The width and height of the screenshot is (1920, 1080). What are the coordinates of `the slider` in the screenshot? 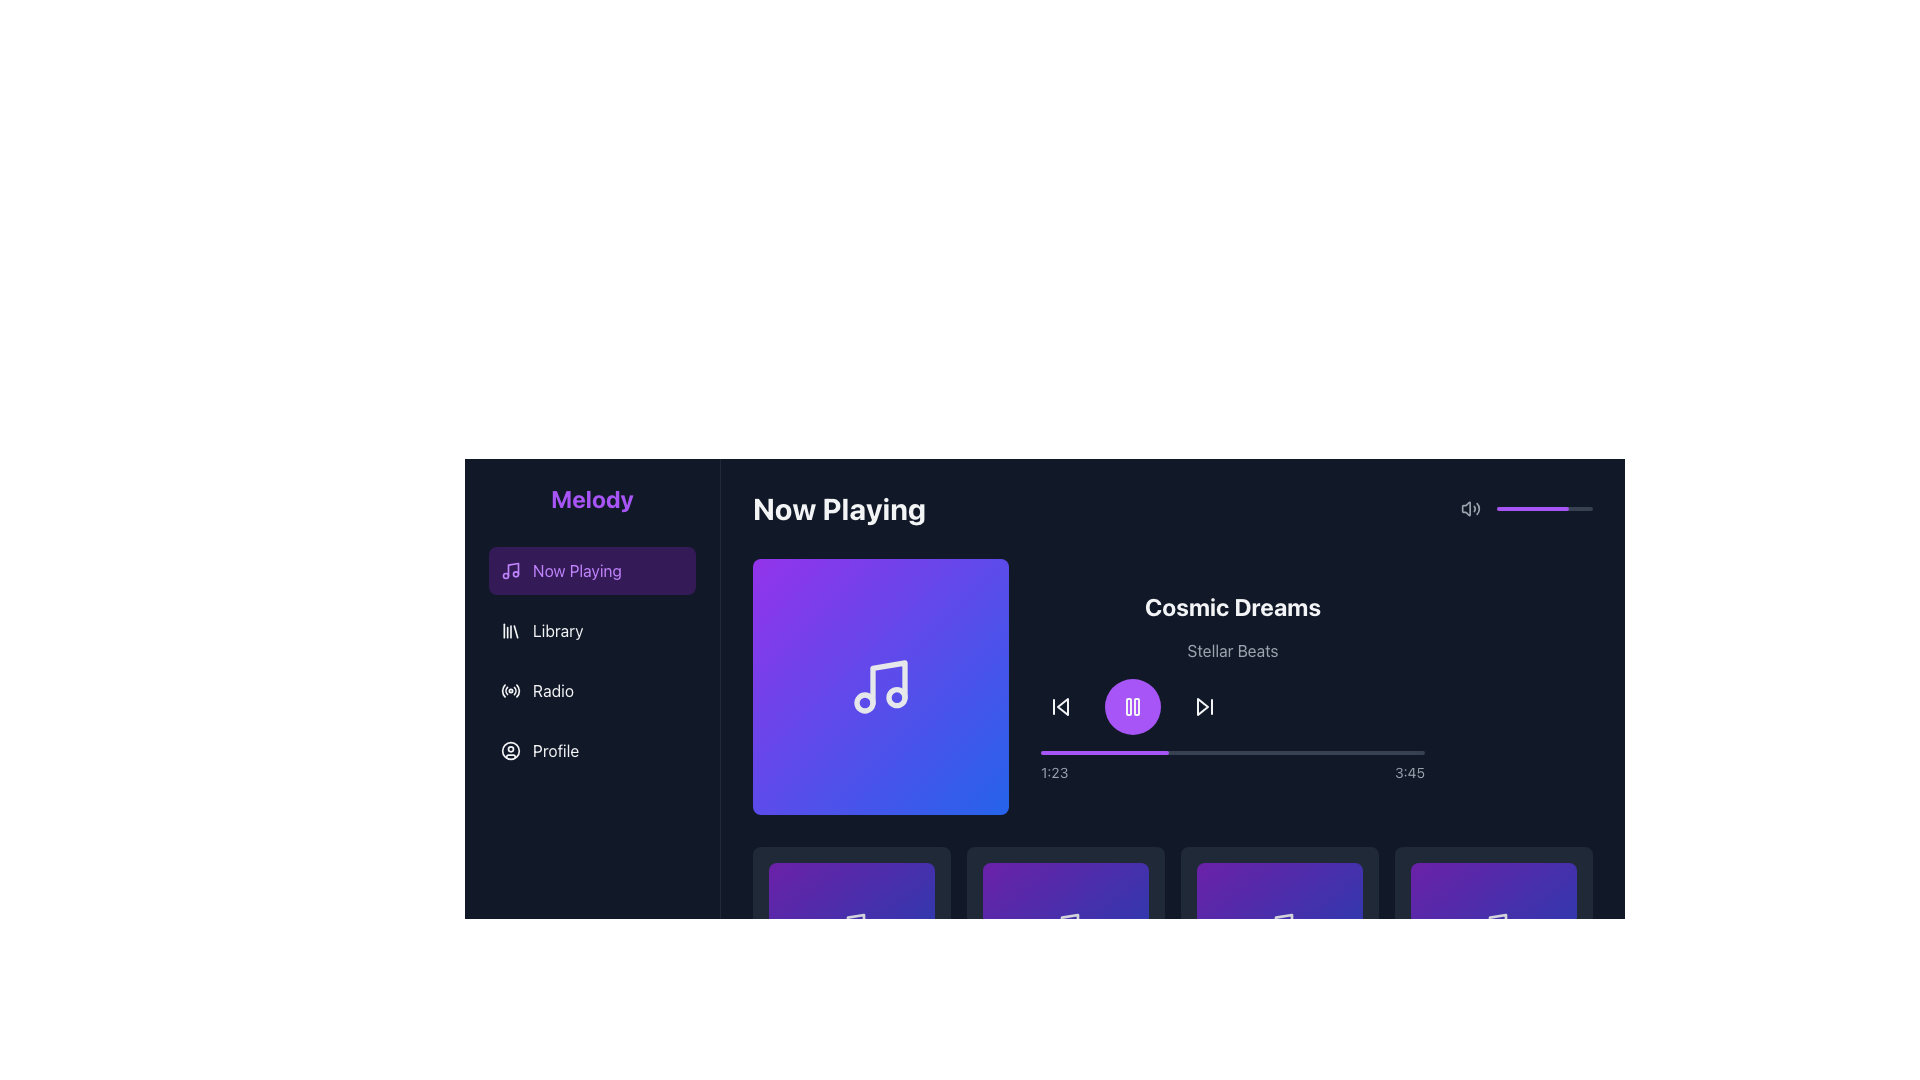 It's located at (1577, 508).